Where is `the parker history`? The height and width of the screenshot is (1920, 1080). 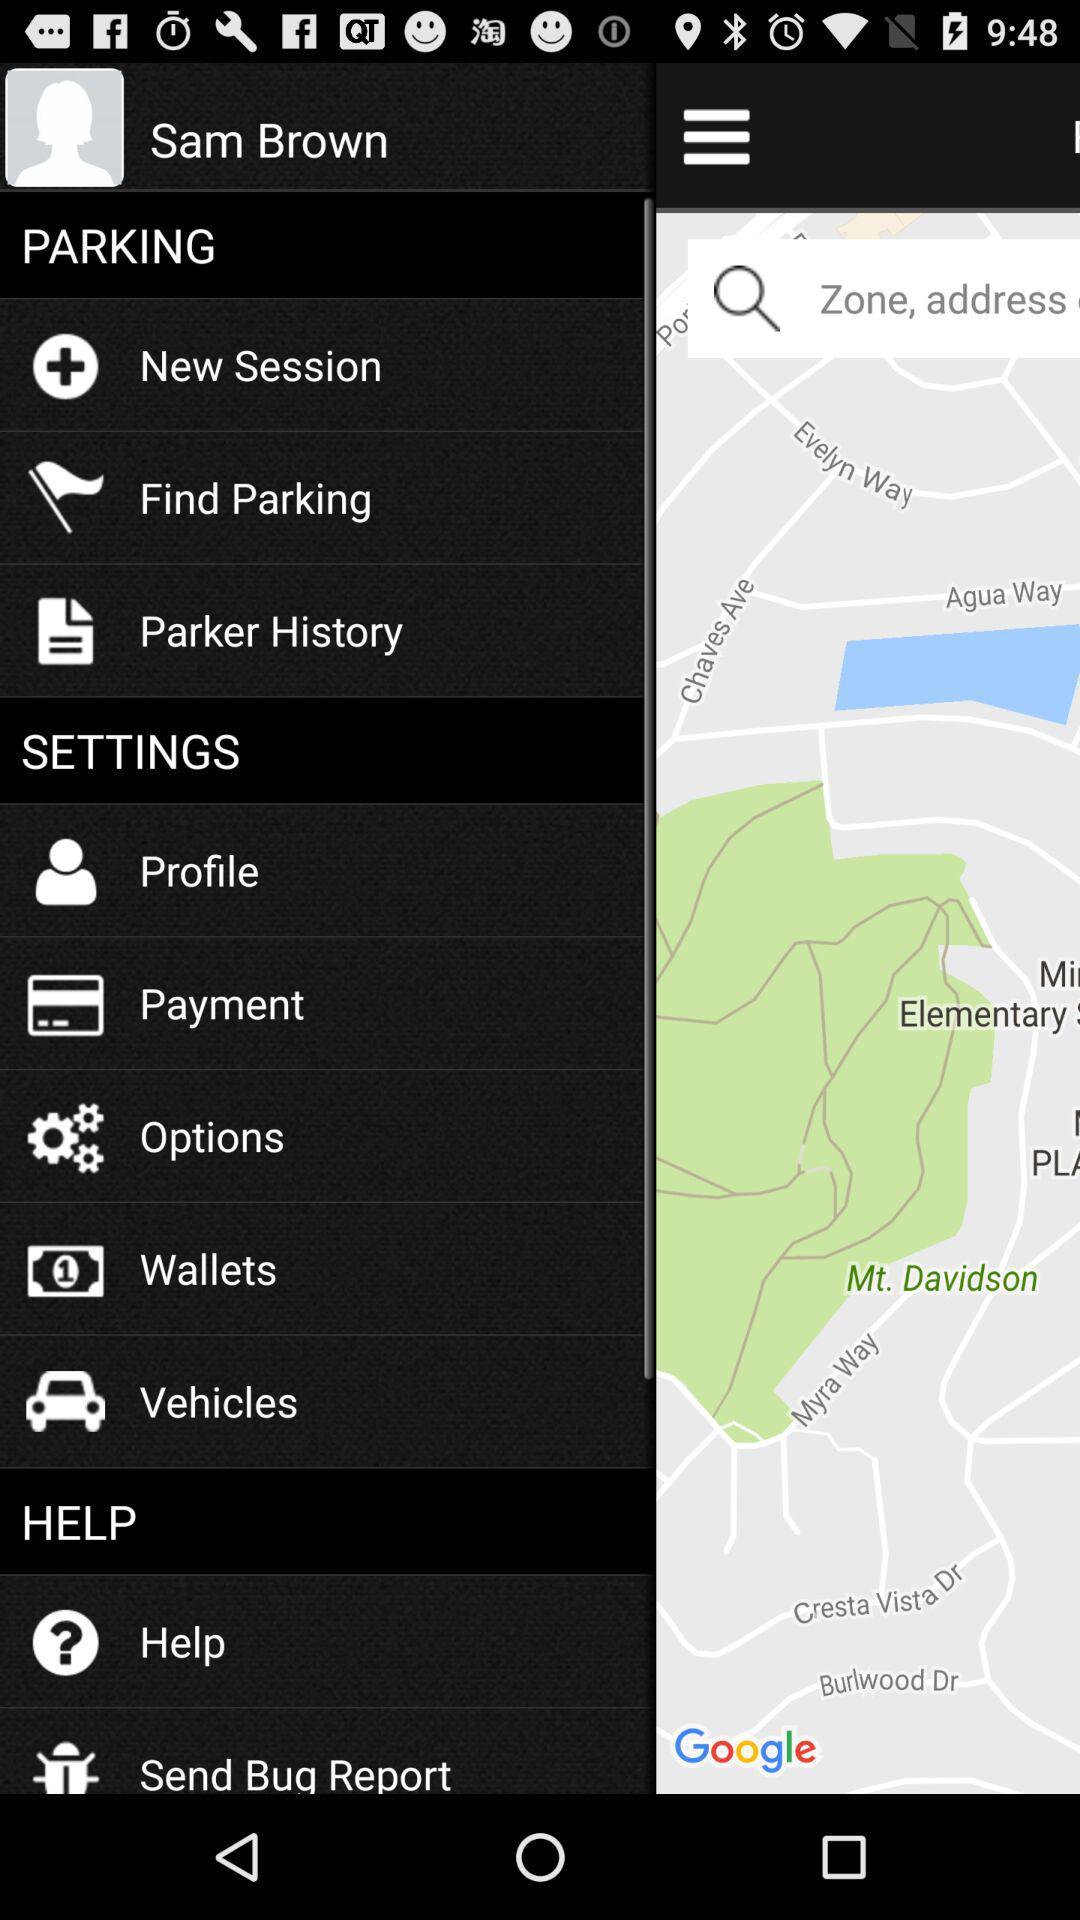 the parker history is located at coordinates (271, 628).